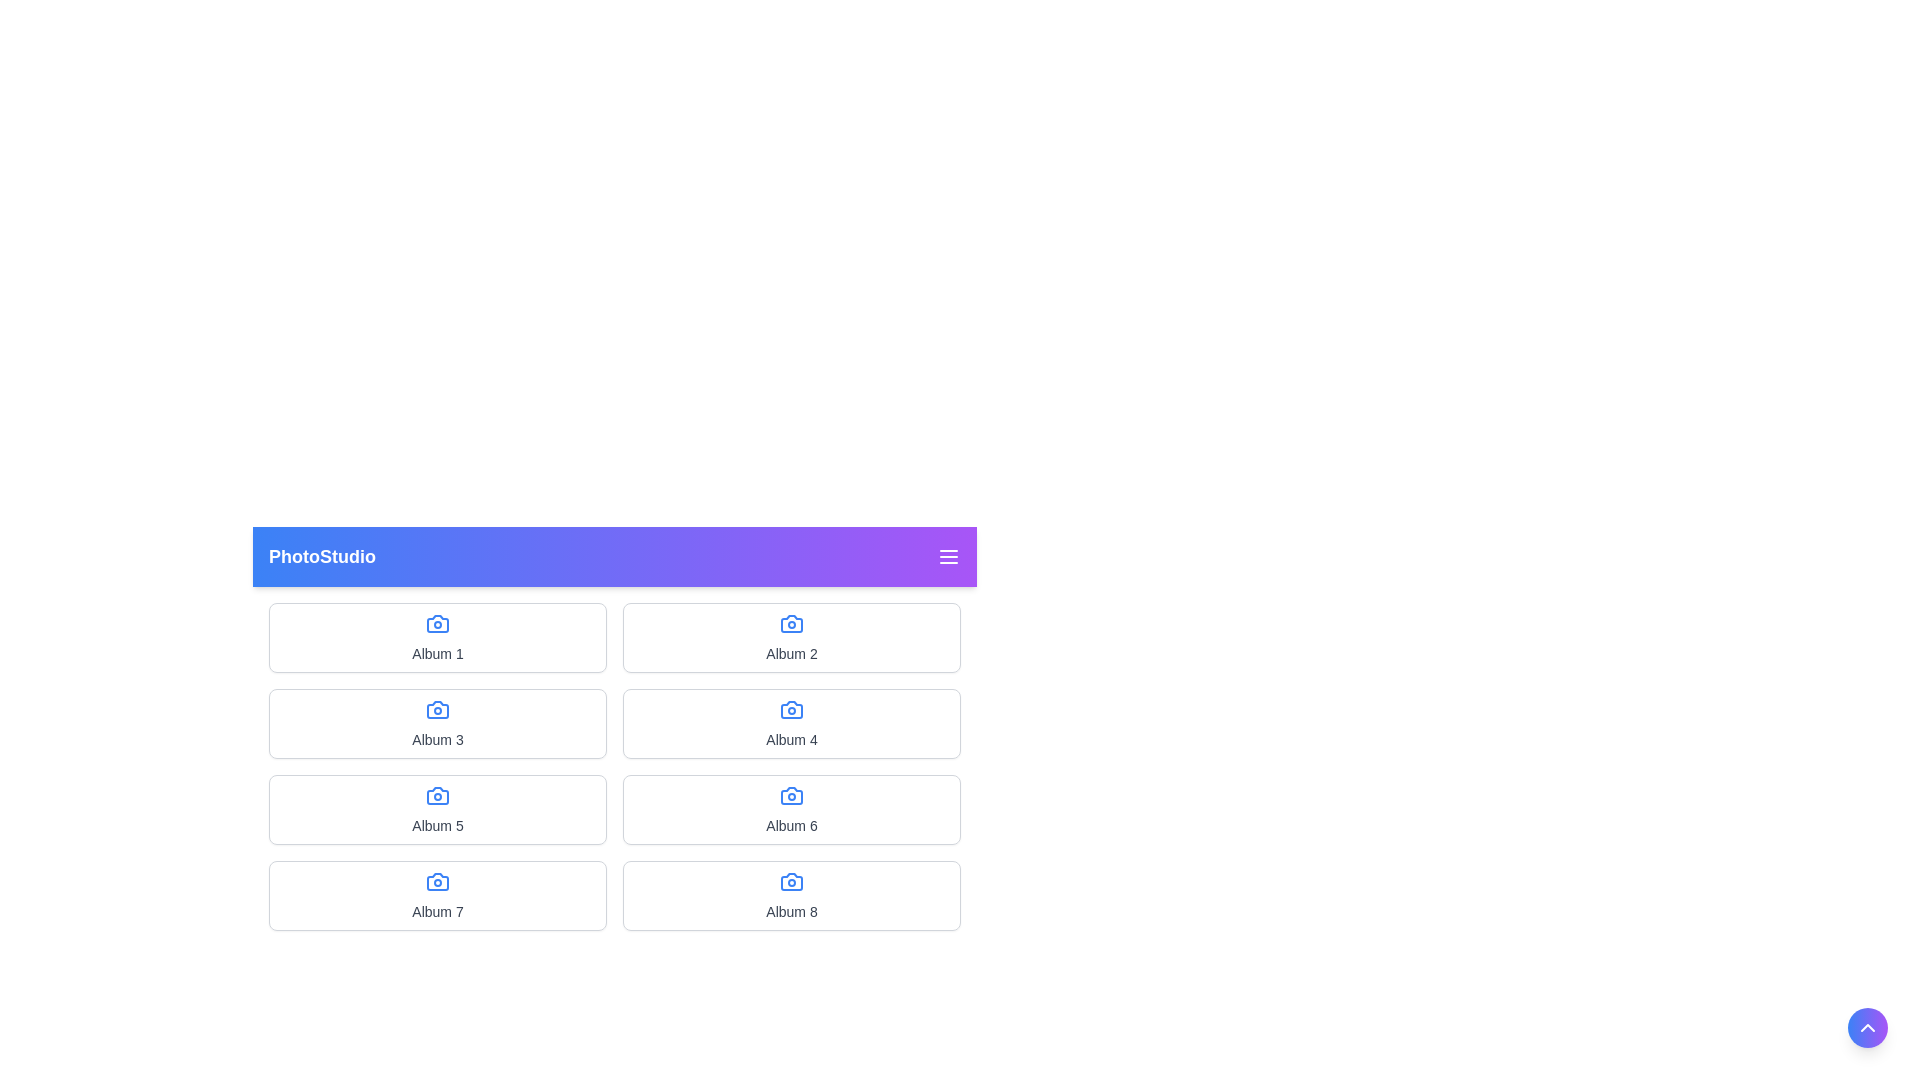 This screenshot has width=1920, height=1080. I want to click on the album preview card representing 'Album 8' in the grid layout, so click(791, 894).